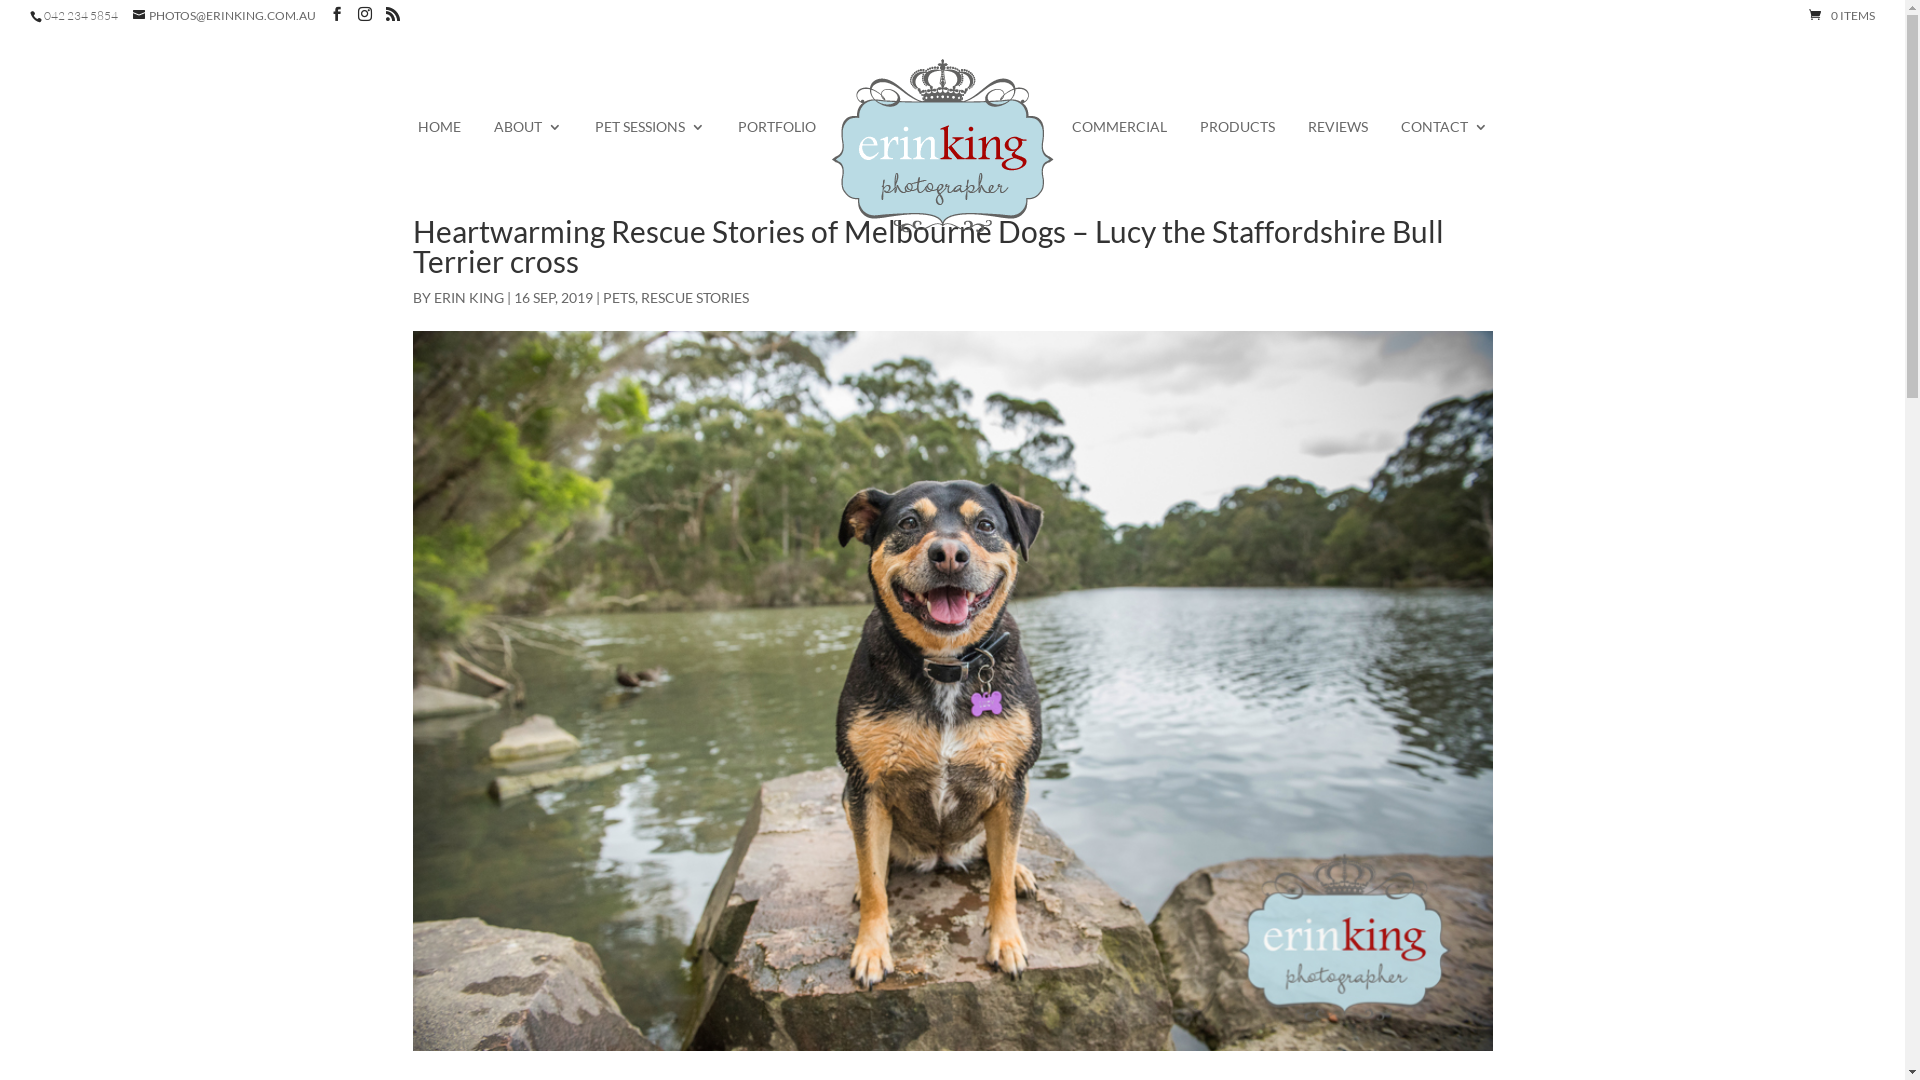 This screenshot has height=1080, width=1920. I want to click on 'PET SESSIONS', so click(648, 138).